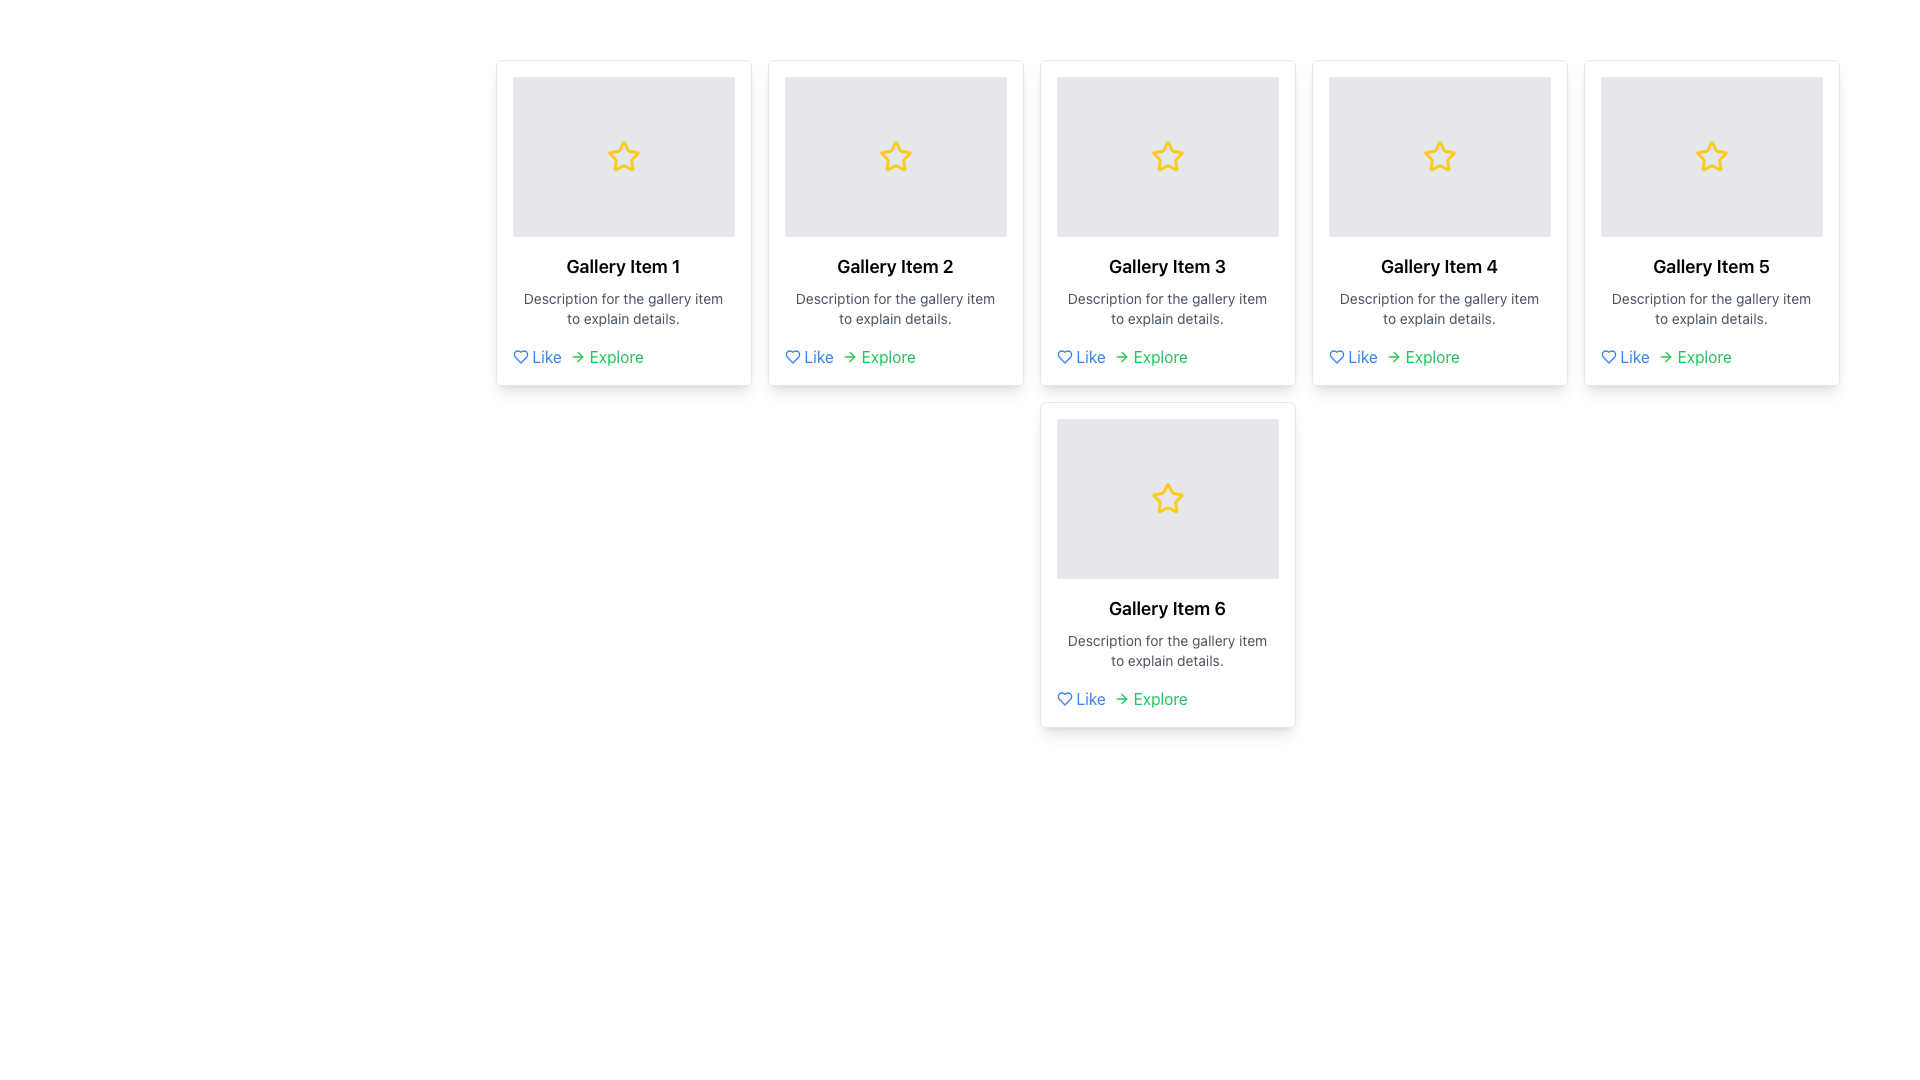 The height and width of the screenshot is (1080, 1920). Describe the element at coordinates (1625, 356) in the screenshot. I see `the 'Like' hyperlink for 'Gallery Item 5' to observe the underline effect` at that location.